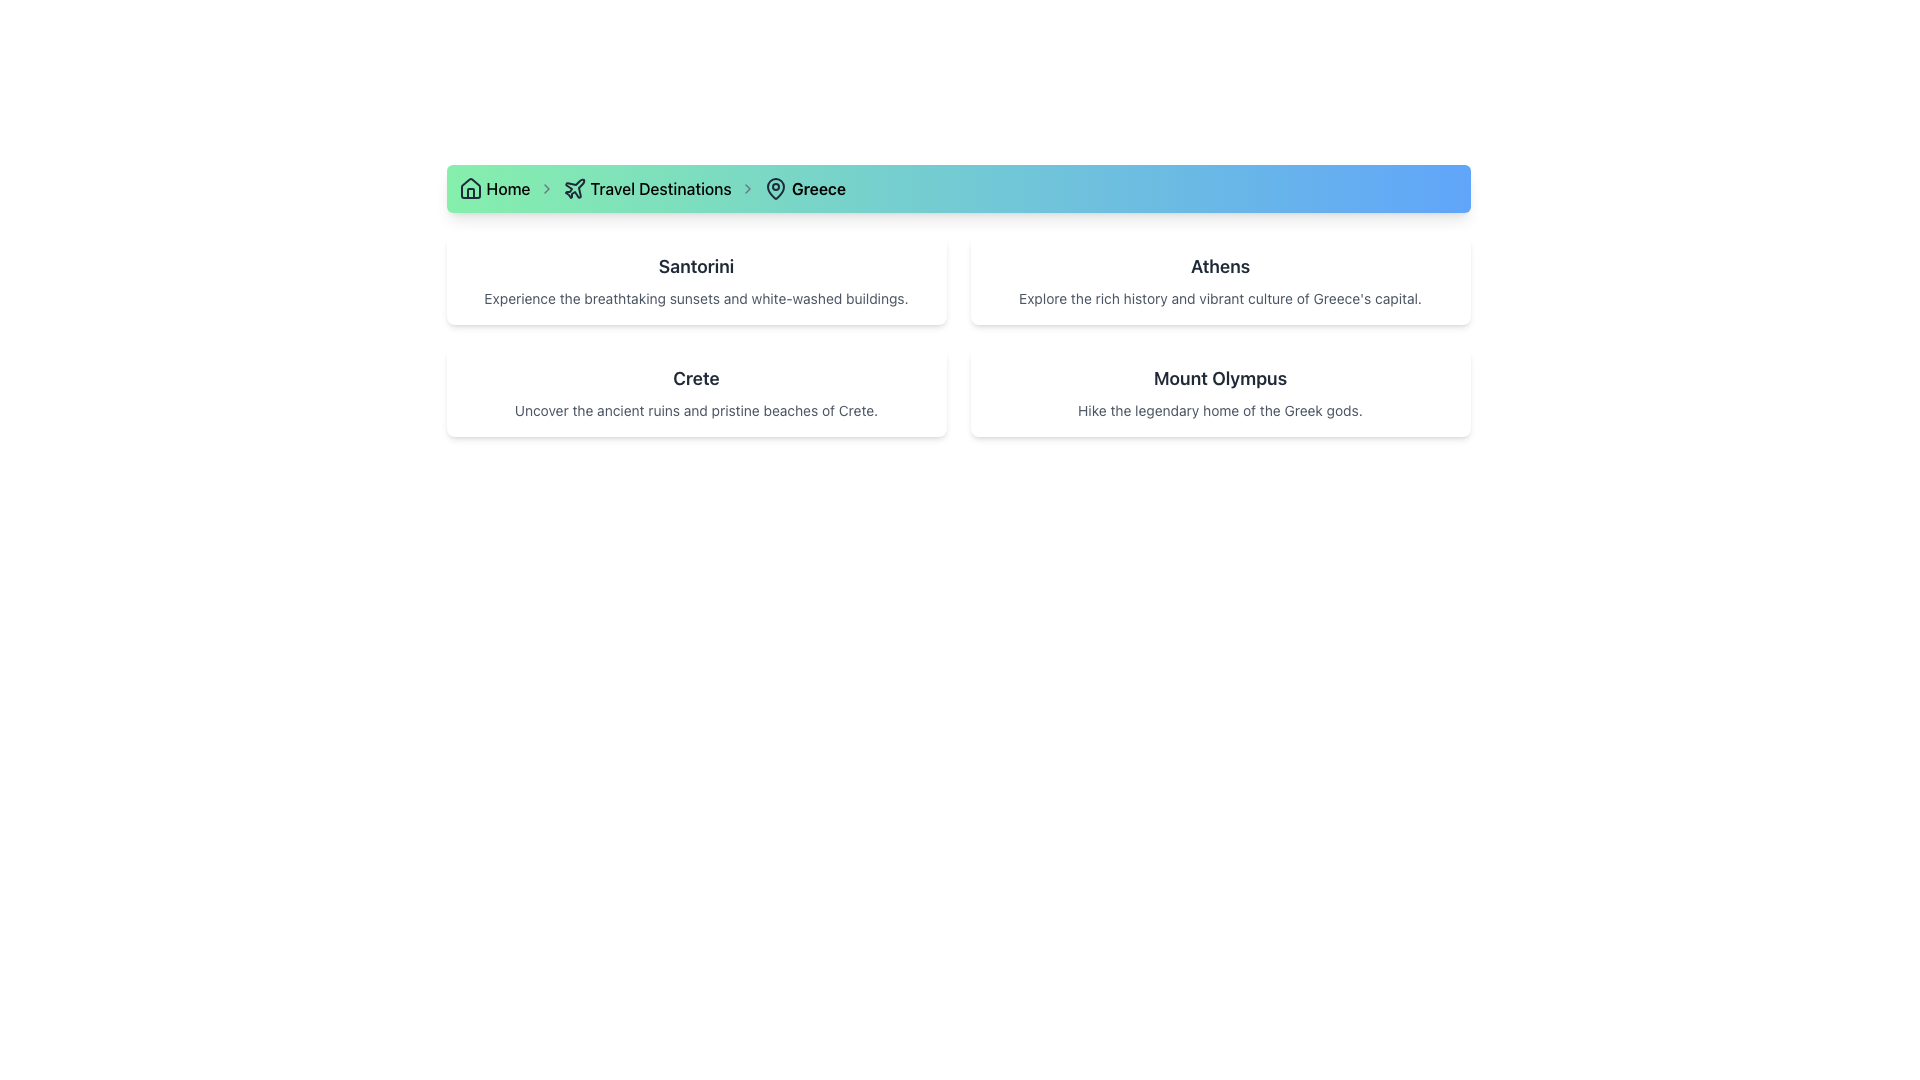 The height and width of the screenshot is (1080, 1920). Describe the element at coordinates (661, 189) in the screenshot. I see `the 'Travel Destinations' text label, which serves as a navigation breadcrumb indicating the current section within the app's structure` at that location.